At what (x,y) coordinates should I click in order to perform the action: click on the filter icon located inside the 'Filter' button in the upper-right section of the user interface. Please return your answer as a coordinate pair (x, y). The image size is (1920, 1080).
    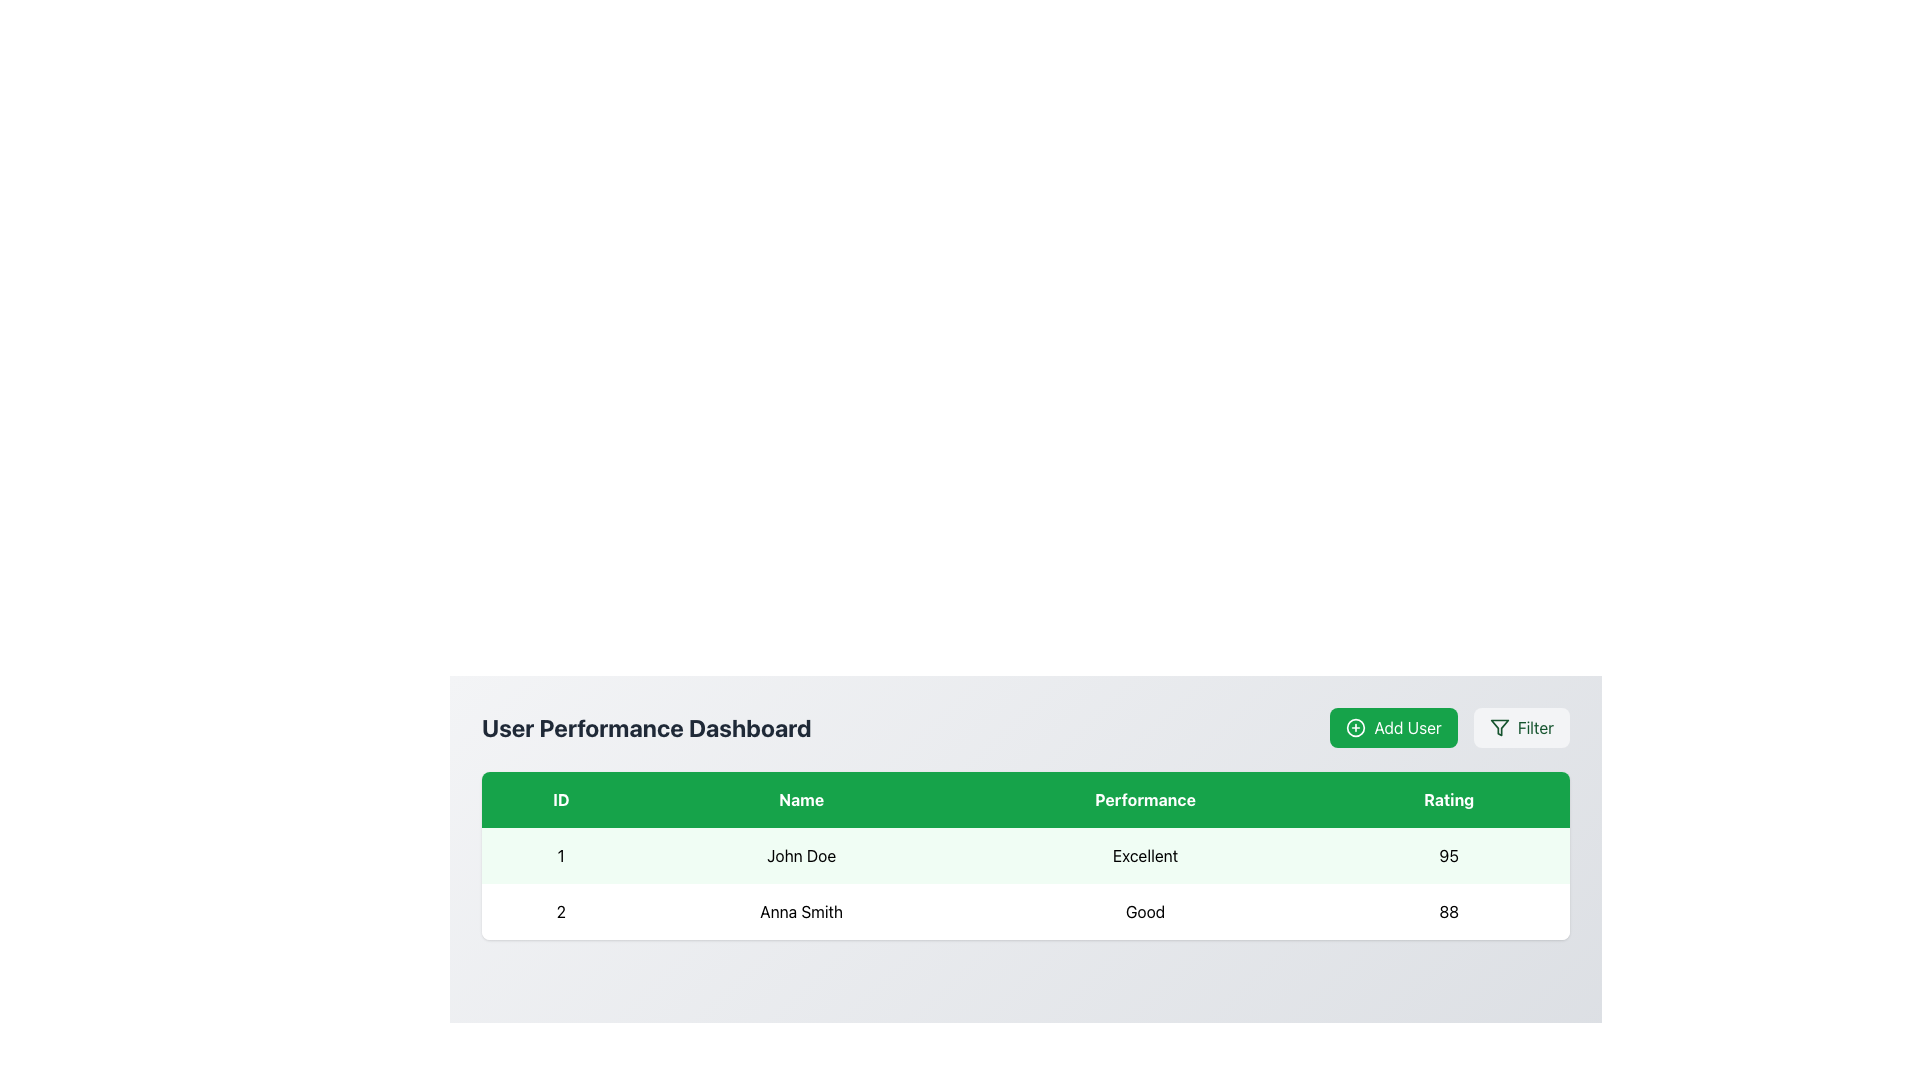
    Looking at the image, I should click on (1498, 728).